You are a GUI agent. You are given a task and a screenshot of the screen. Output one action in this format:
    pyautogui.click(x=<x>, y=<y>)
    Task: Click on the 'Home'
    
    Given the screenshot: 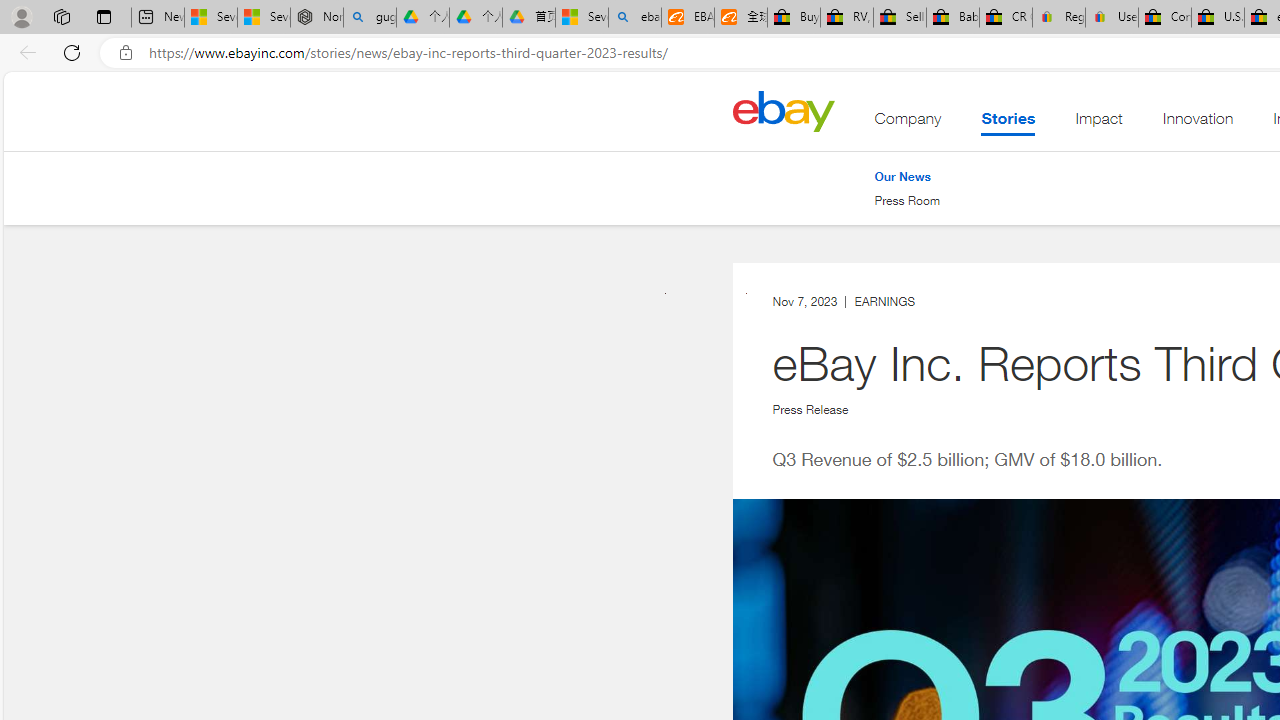 What is the action you would take?
    pyautogui.click(x=782, y=111)
    